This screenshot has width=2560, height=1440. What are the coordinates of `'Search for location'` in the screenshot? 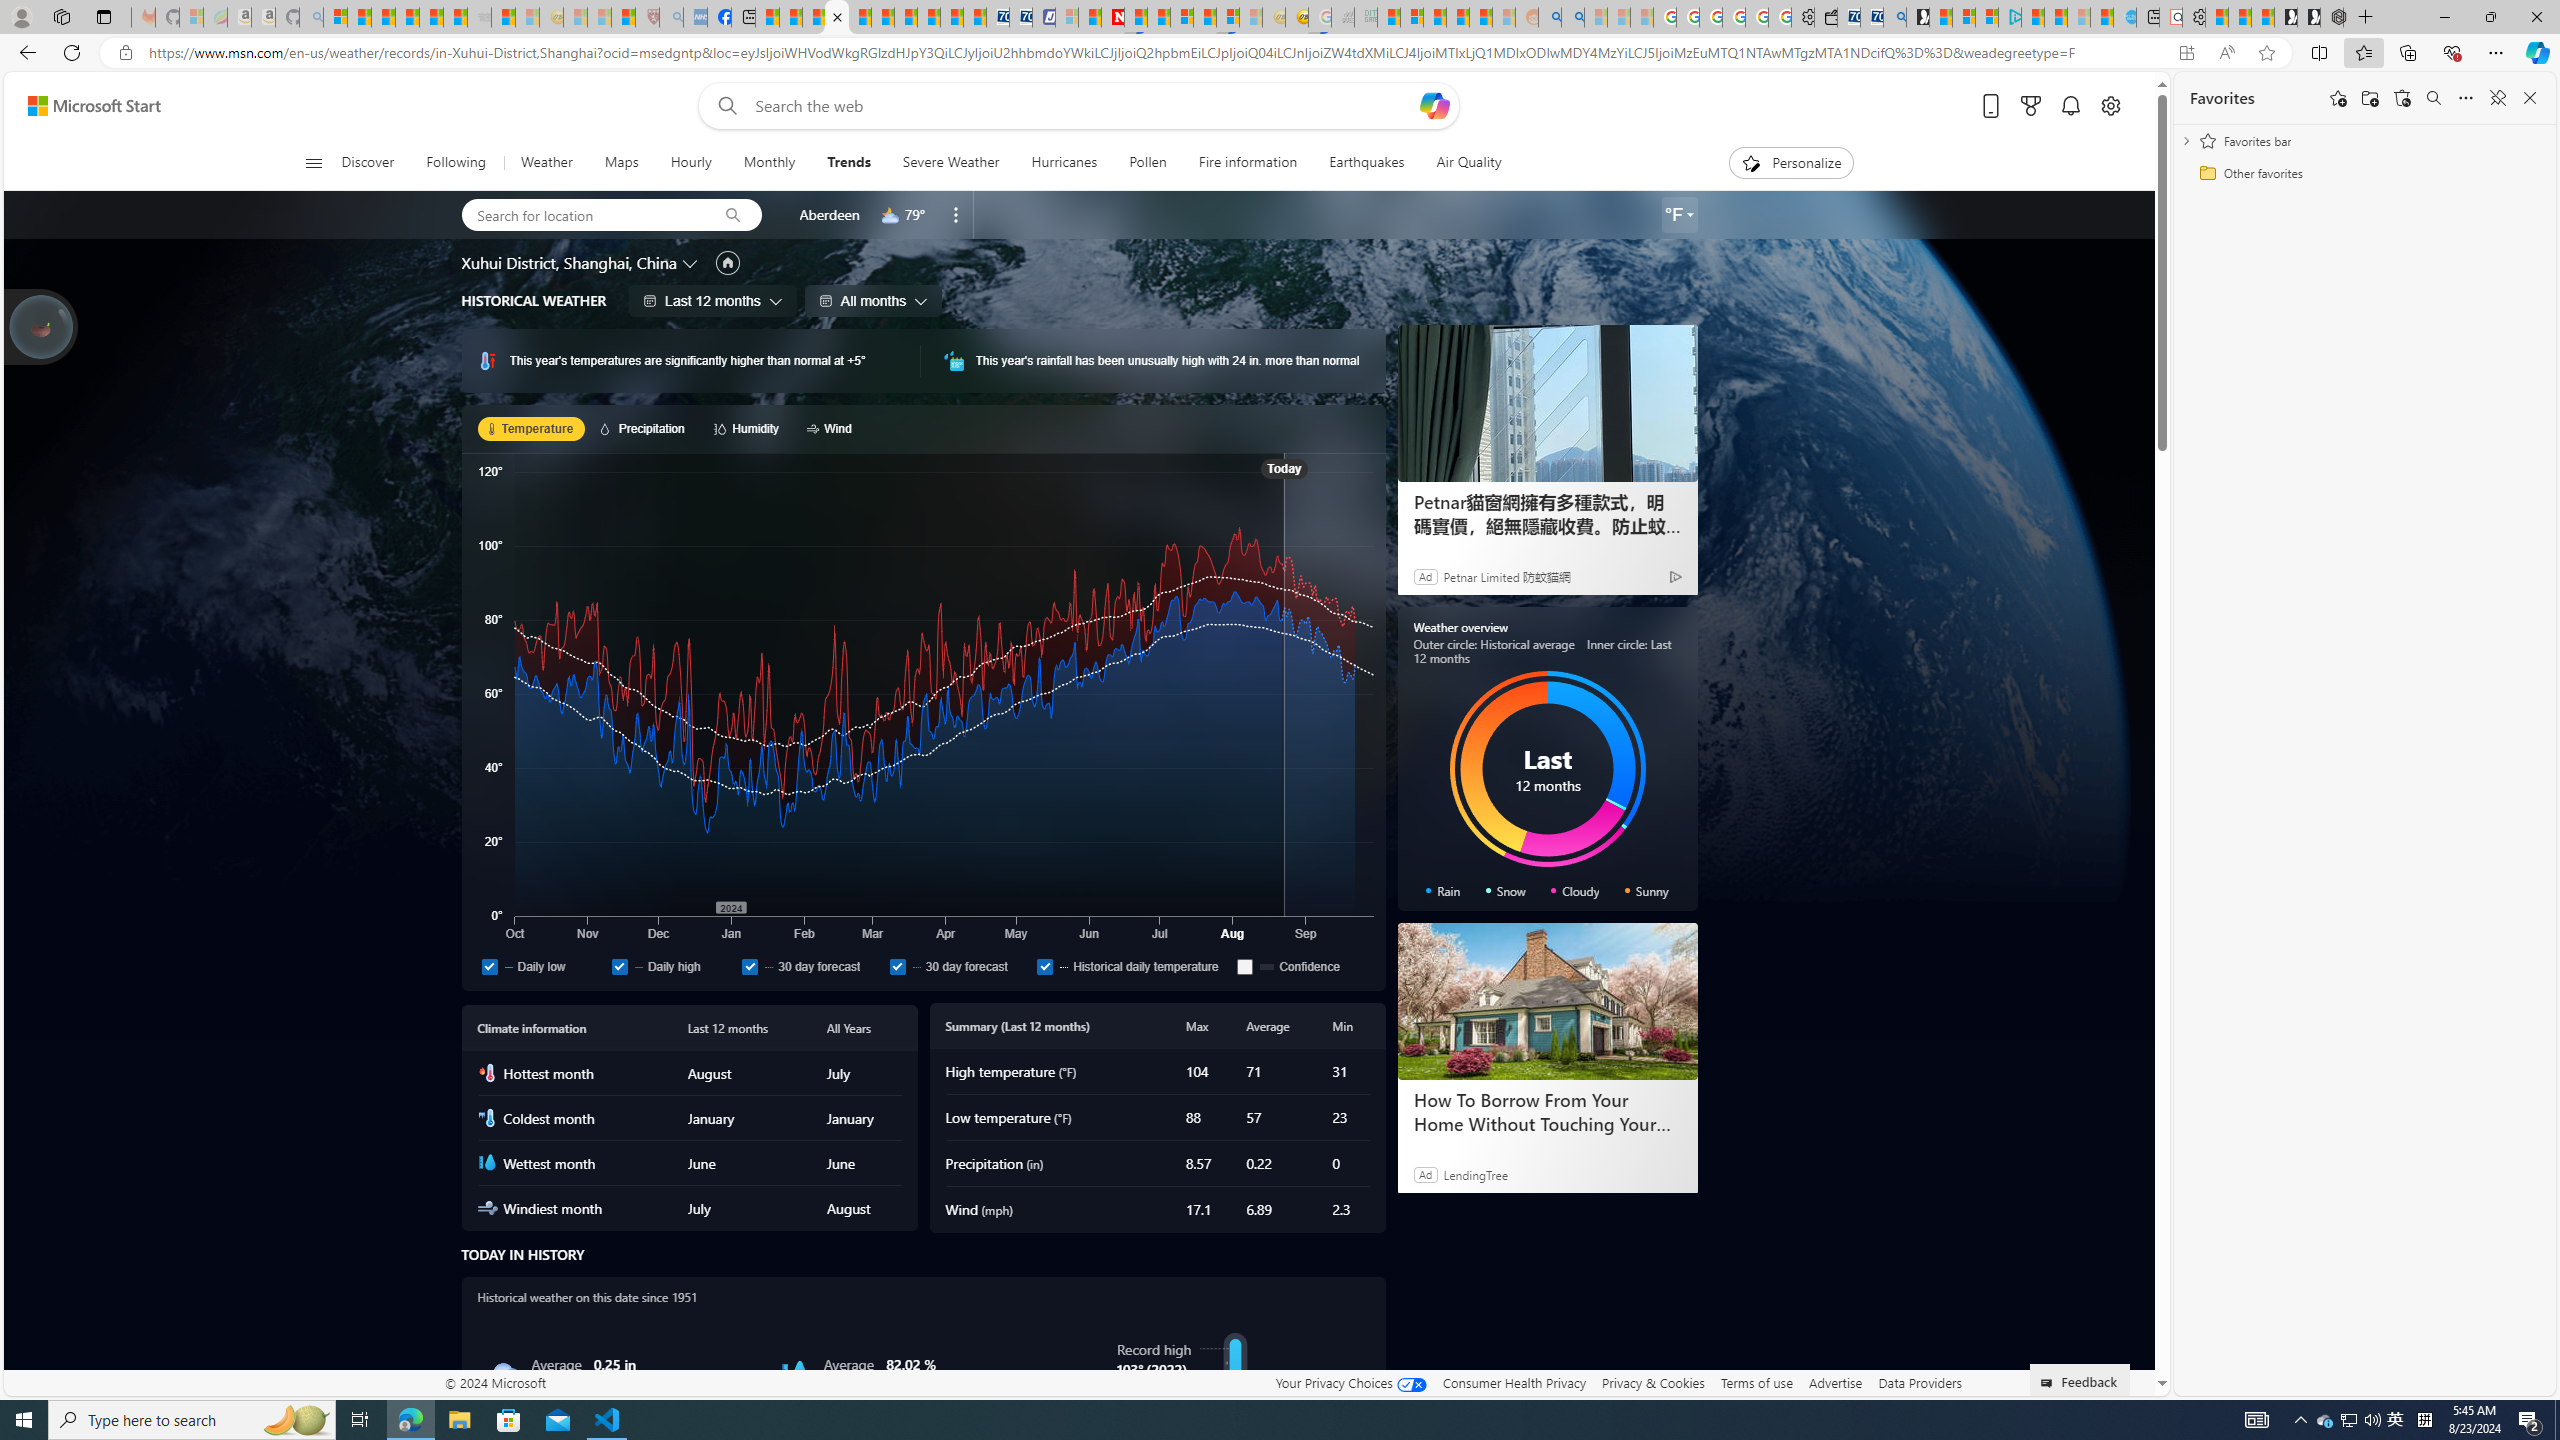 It's located at (582, 214).